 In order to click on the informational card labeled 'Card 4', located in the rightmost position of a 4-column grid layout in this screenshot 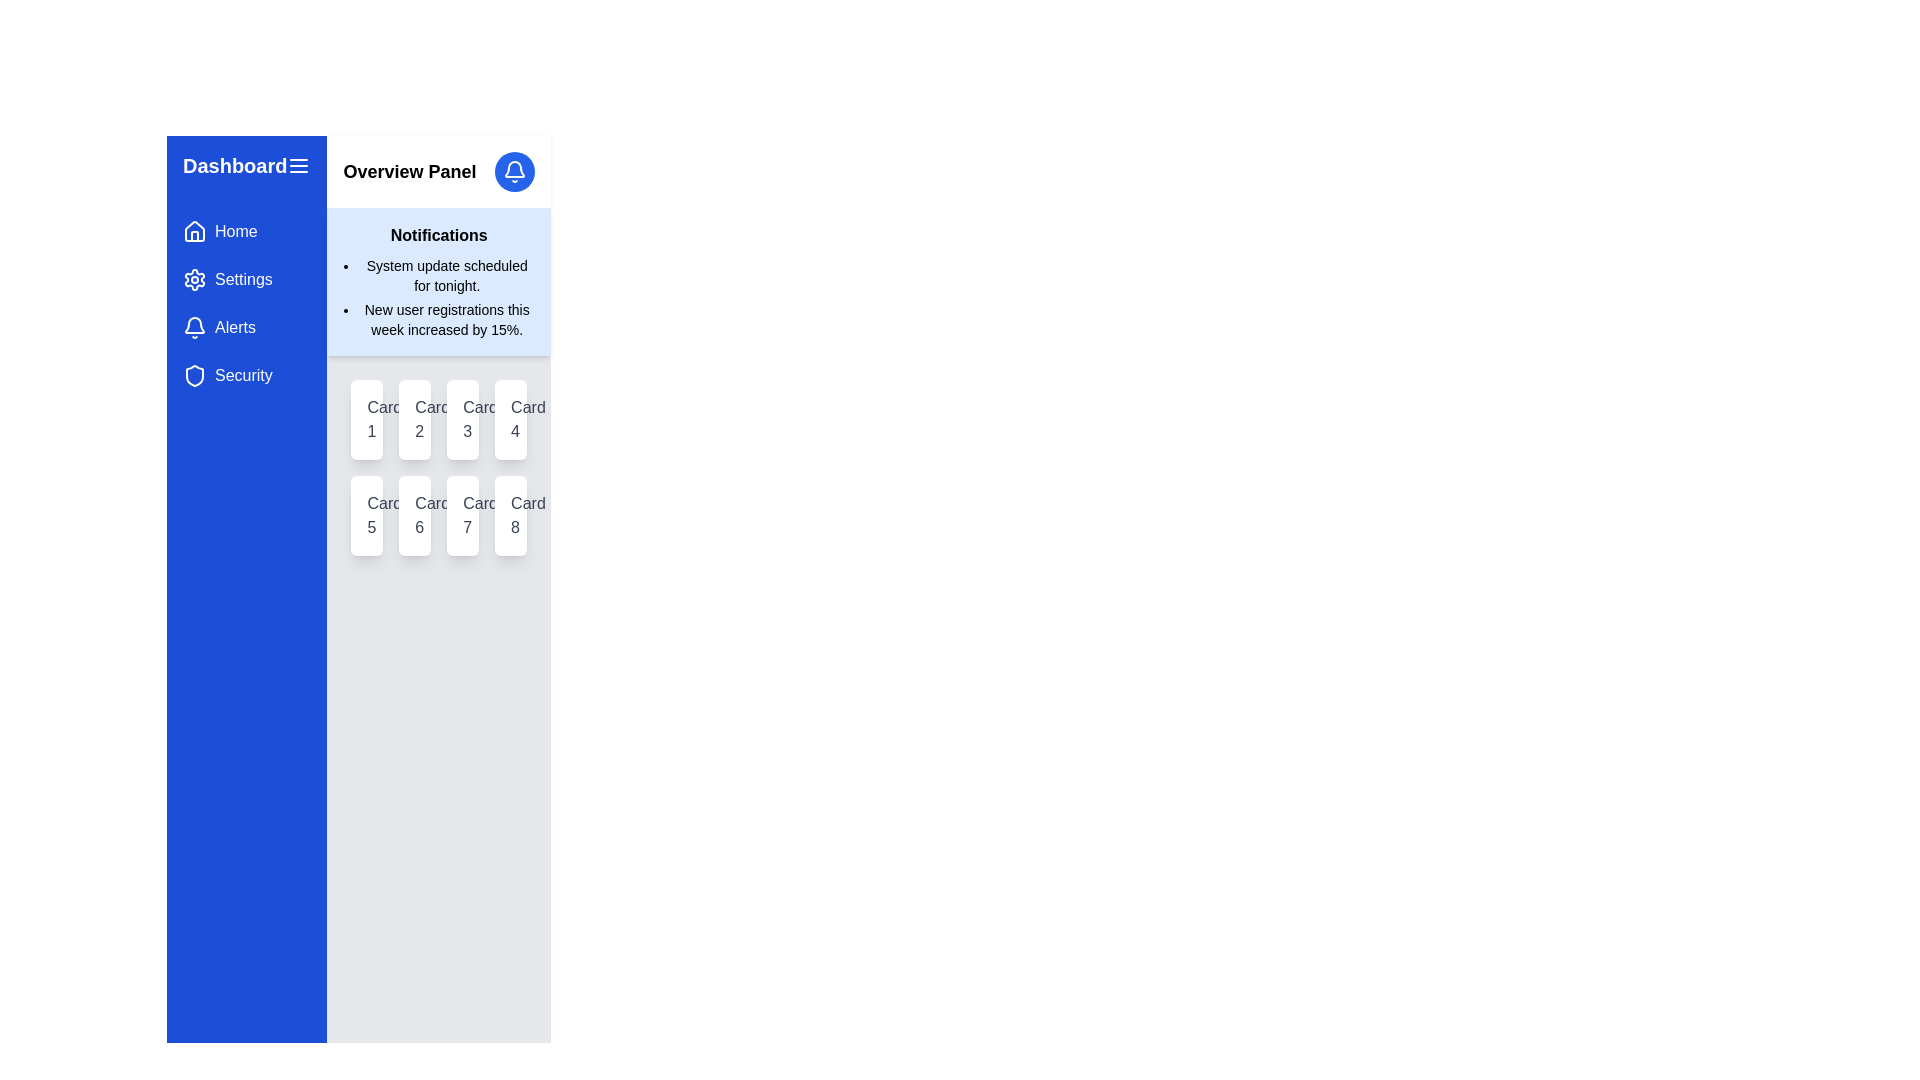, I will do `click(511, 419)`.